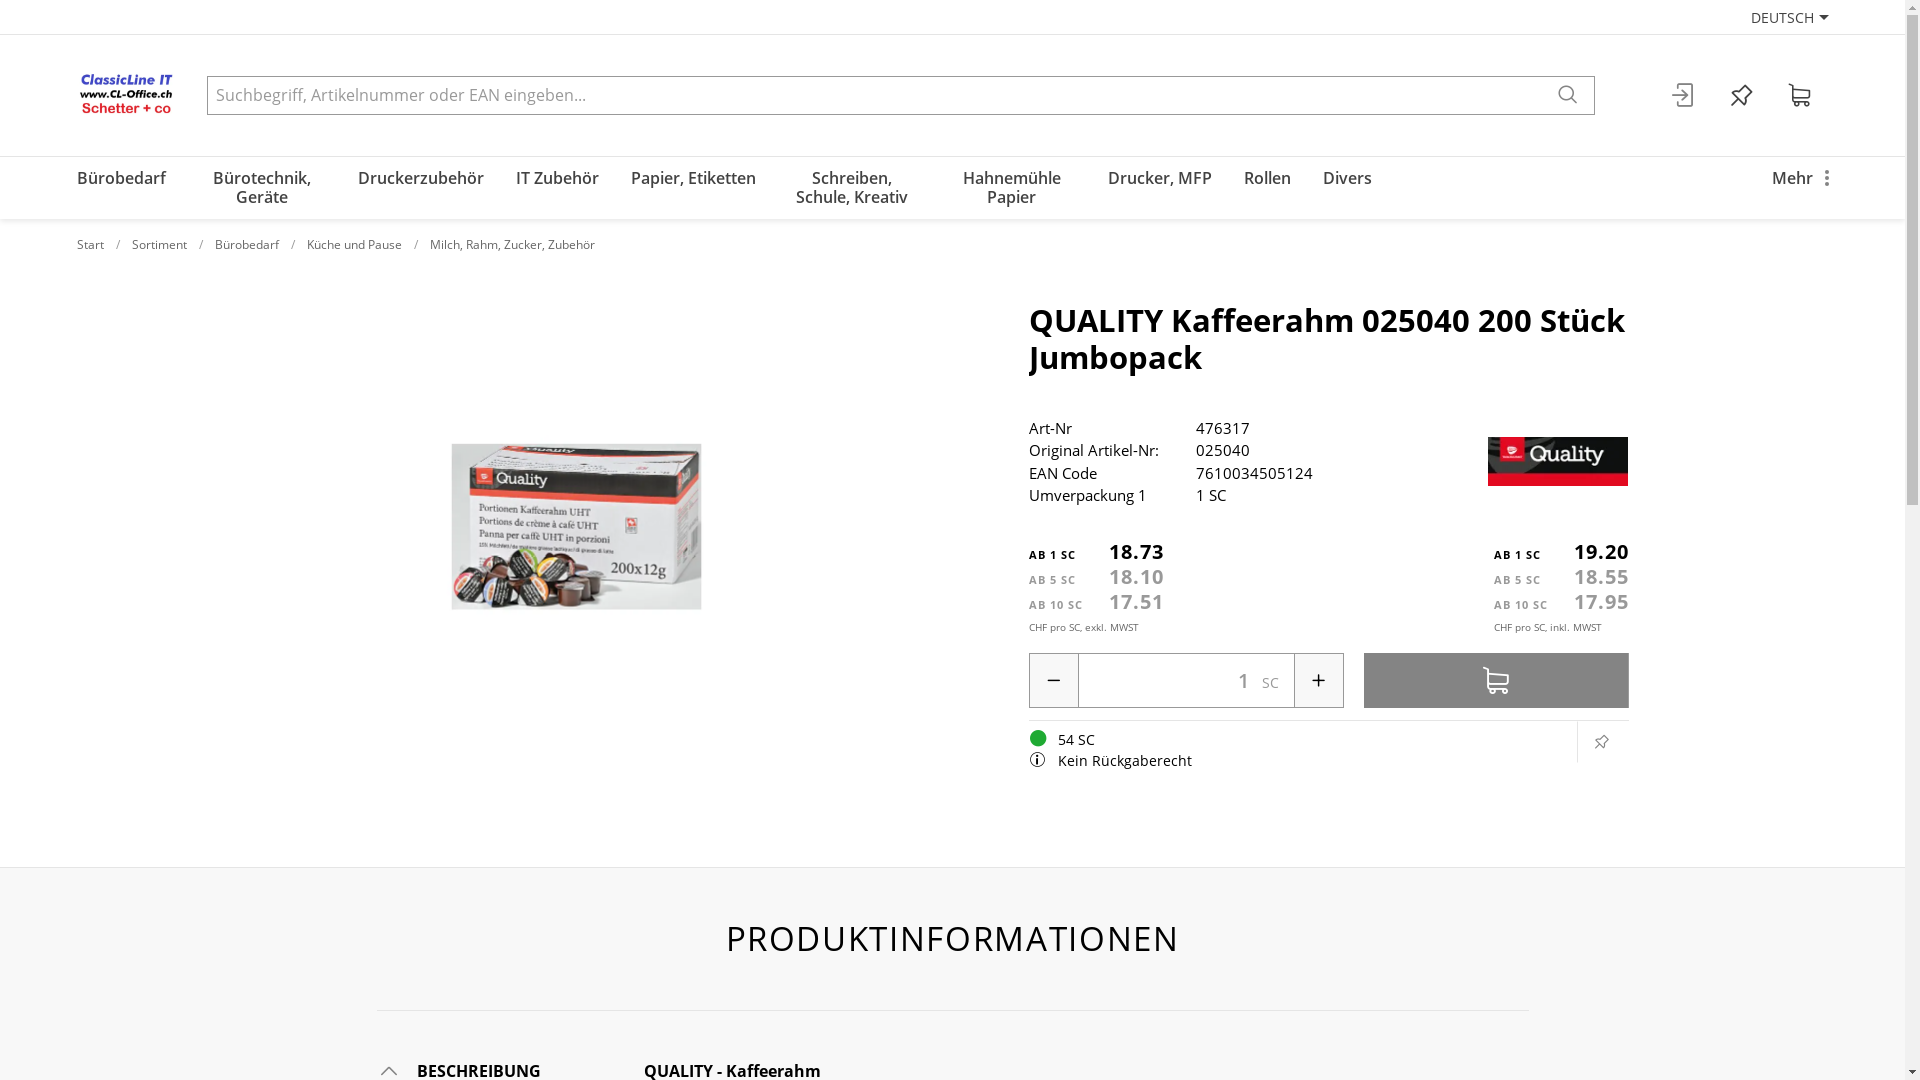 The height and width of the screenshot is (1080, 1920). I want to click on 'In Warenkorb legen', so click(1496, 679).